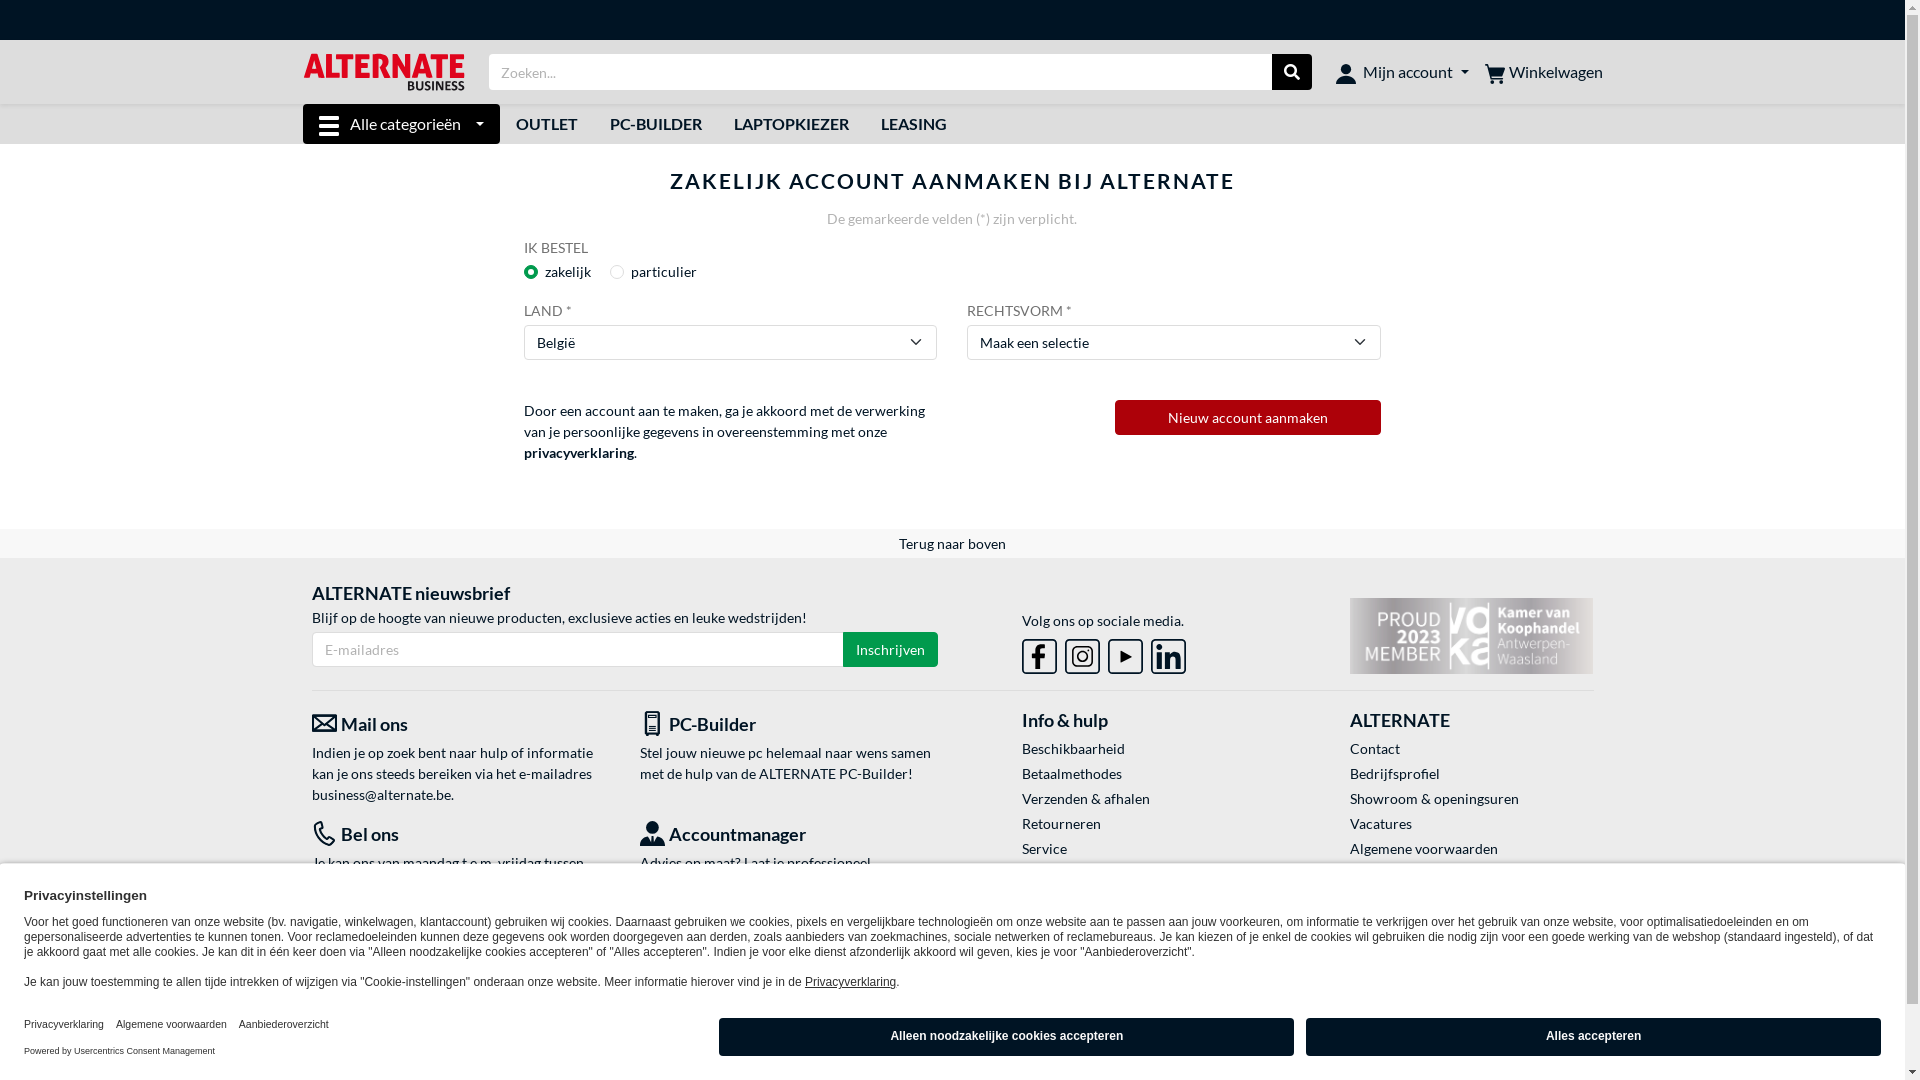 This screenshot has height=1080, width=1920. I want to click on 'Linkedin', so click(1151, 656).